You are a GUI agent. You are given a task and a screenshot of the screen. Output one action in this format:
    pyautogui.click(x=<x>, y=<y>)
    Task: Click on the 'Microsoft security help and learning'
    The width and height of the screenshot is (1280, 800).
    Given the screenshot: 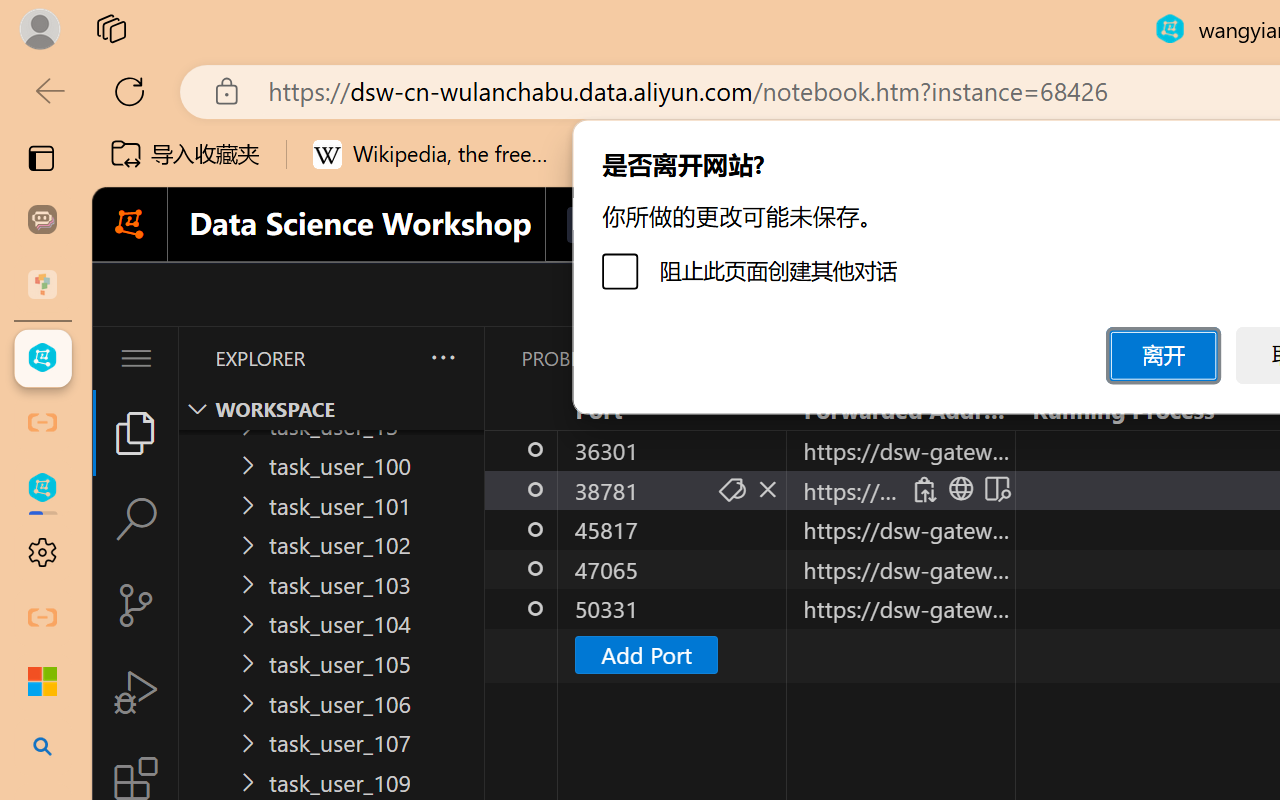 What is the action you would take?
    pyautogui.click(x=42, y=682)
    